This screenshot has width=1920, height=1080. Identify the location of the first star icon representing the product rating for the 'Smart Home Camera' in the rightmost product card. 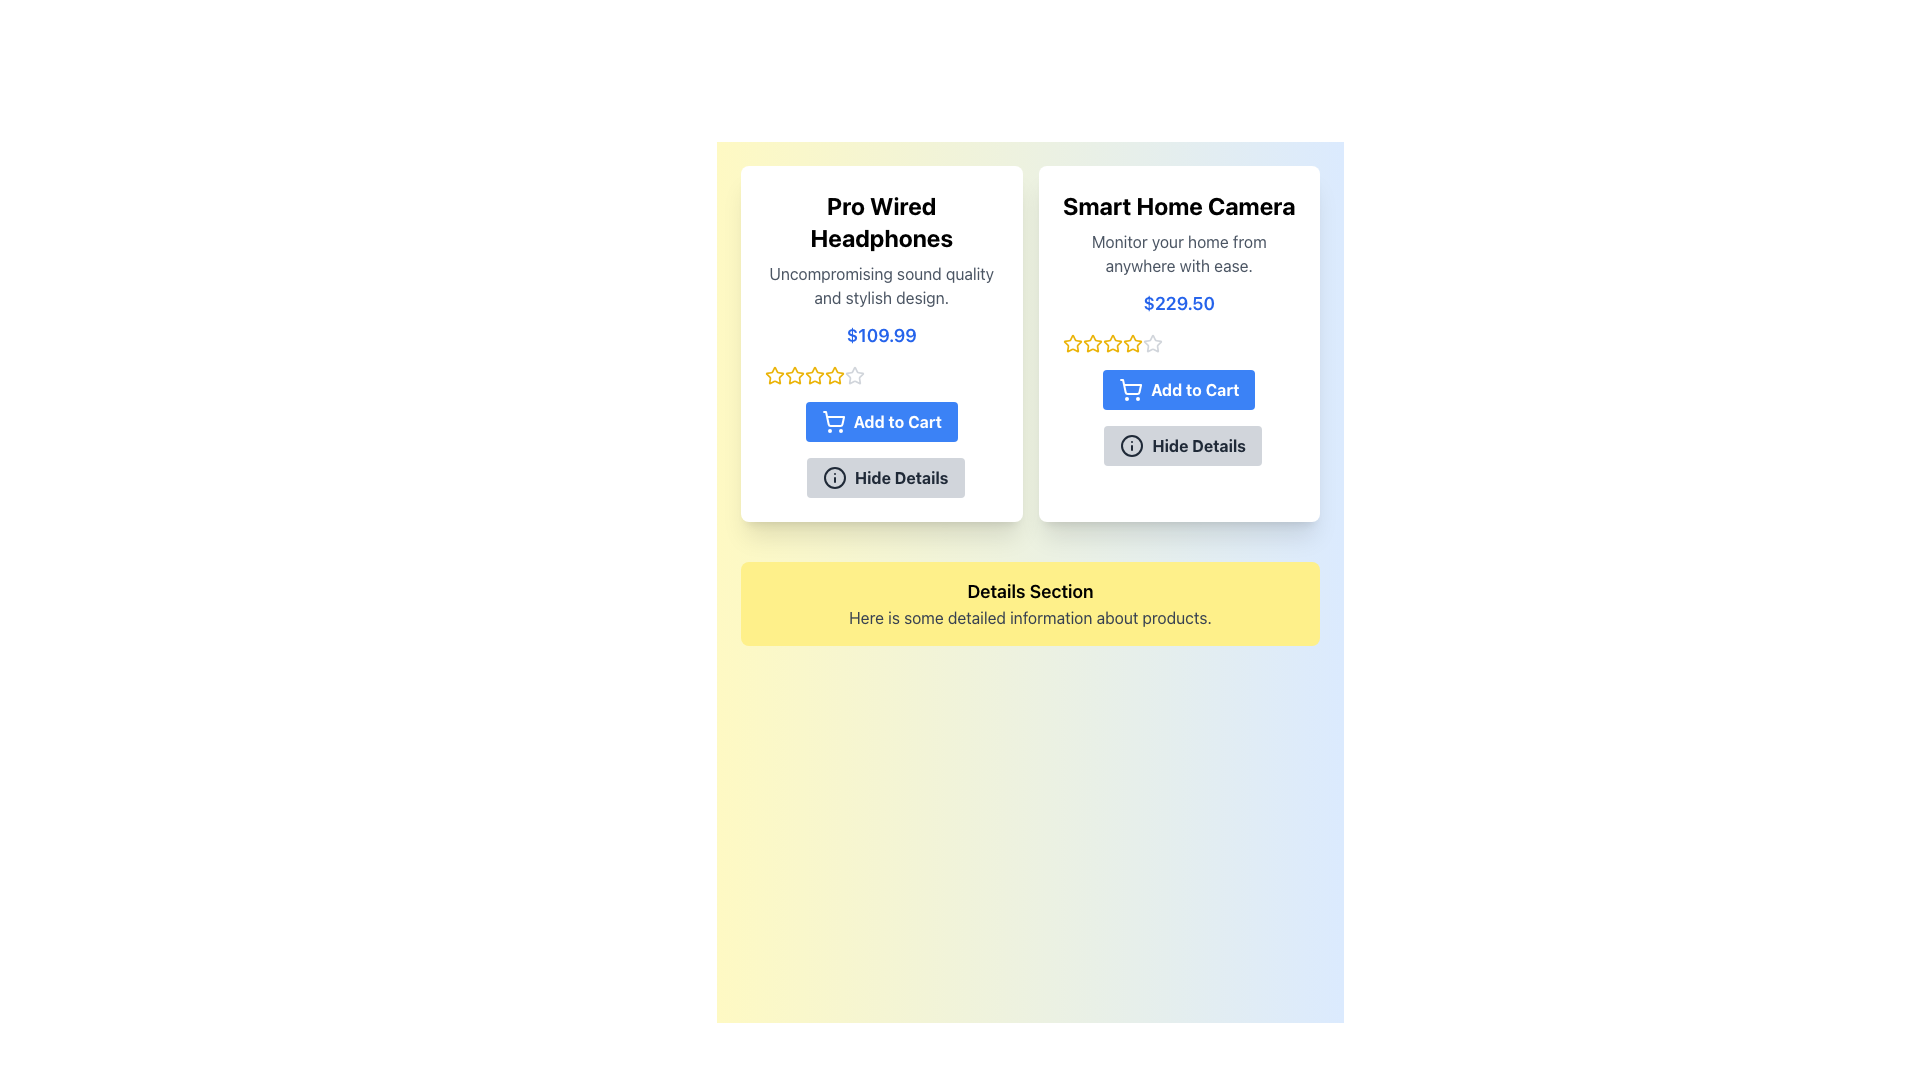
(1071, 342).